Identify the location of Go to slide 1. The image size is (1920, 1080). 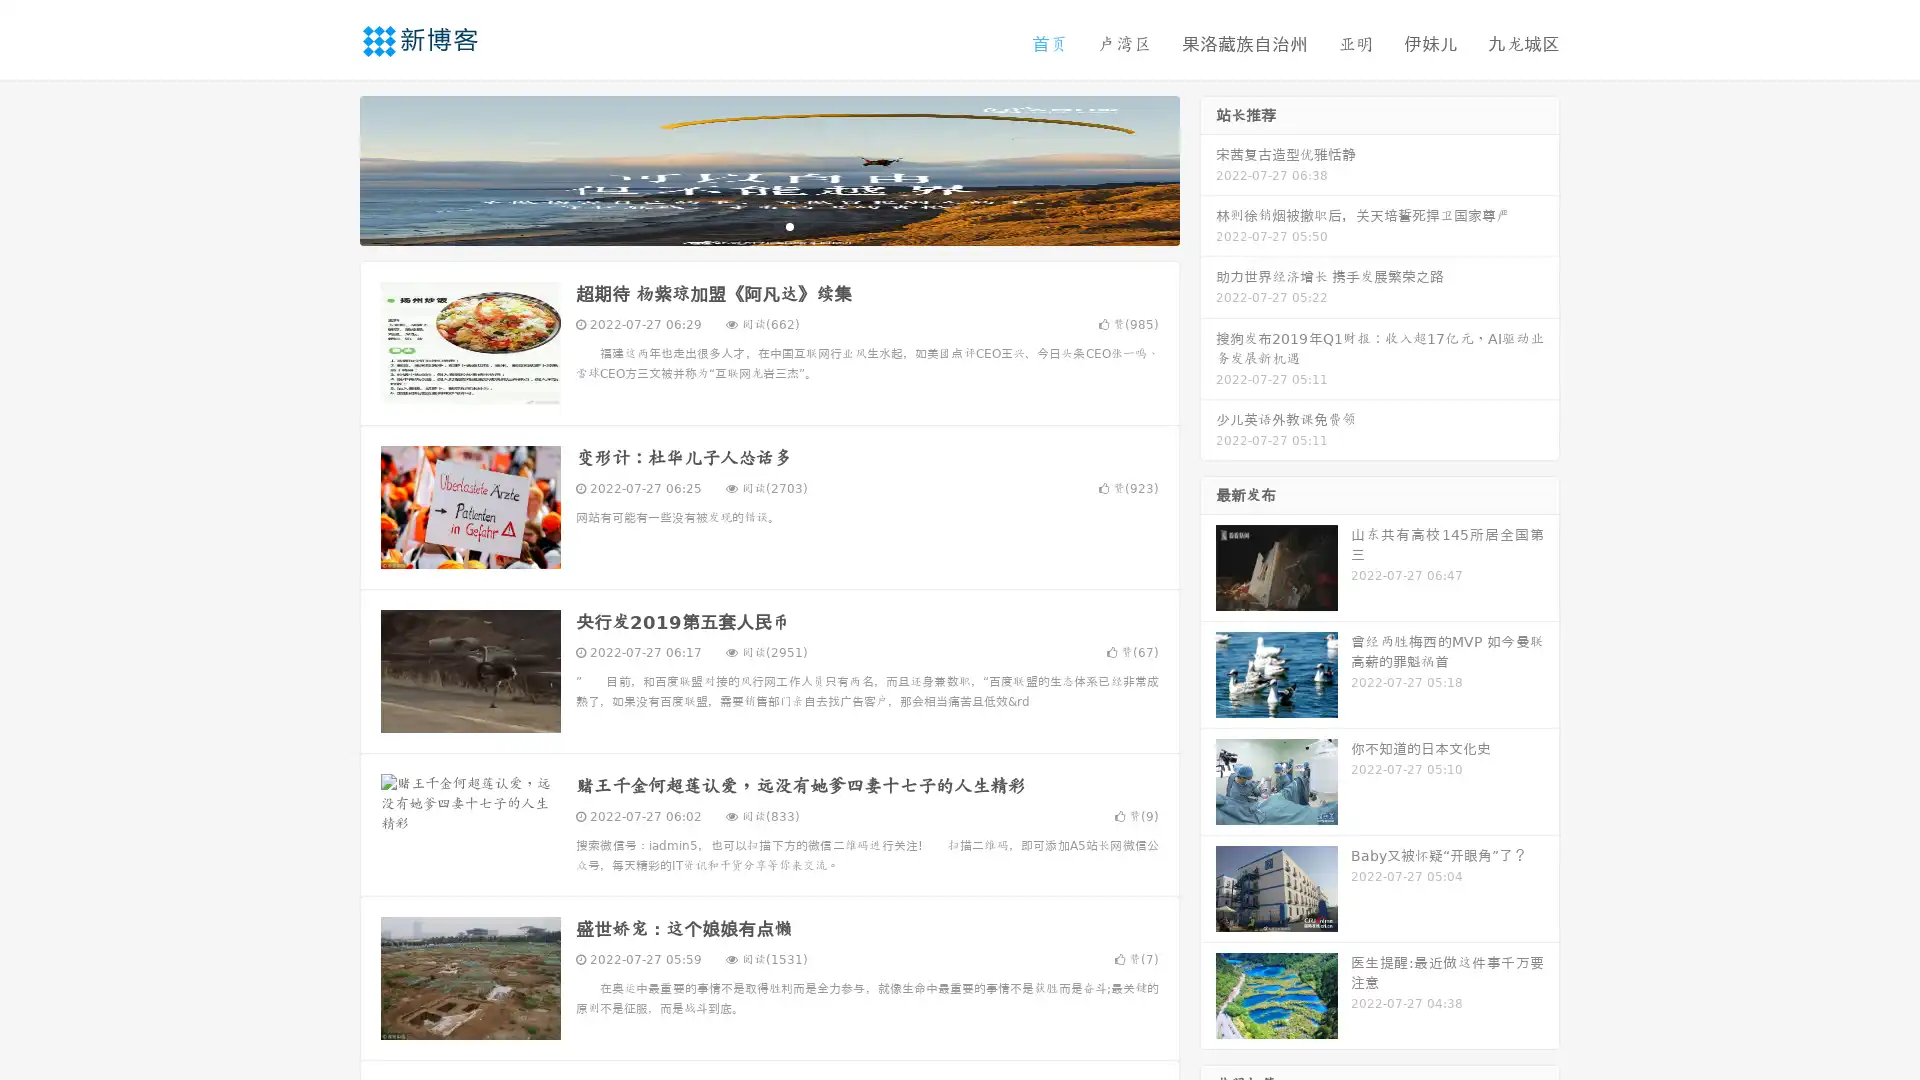
(748, 225).